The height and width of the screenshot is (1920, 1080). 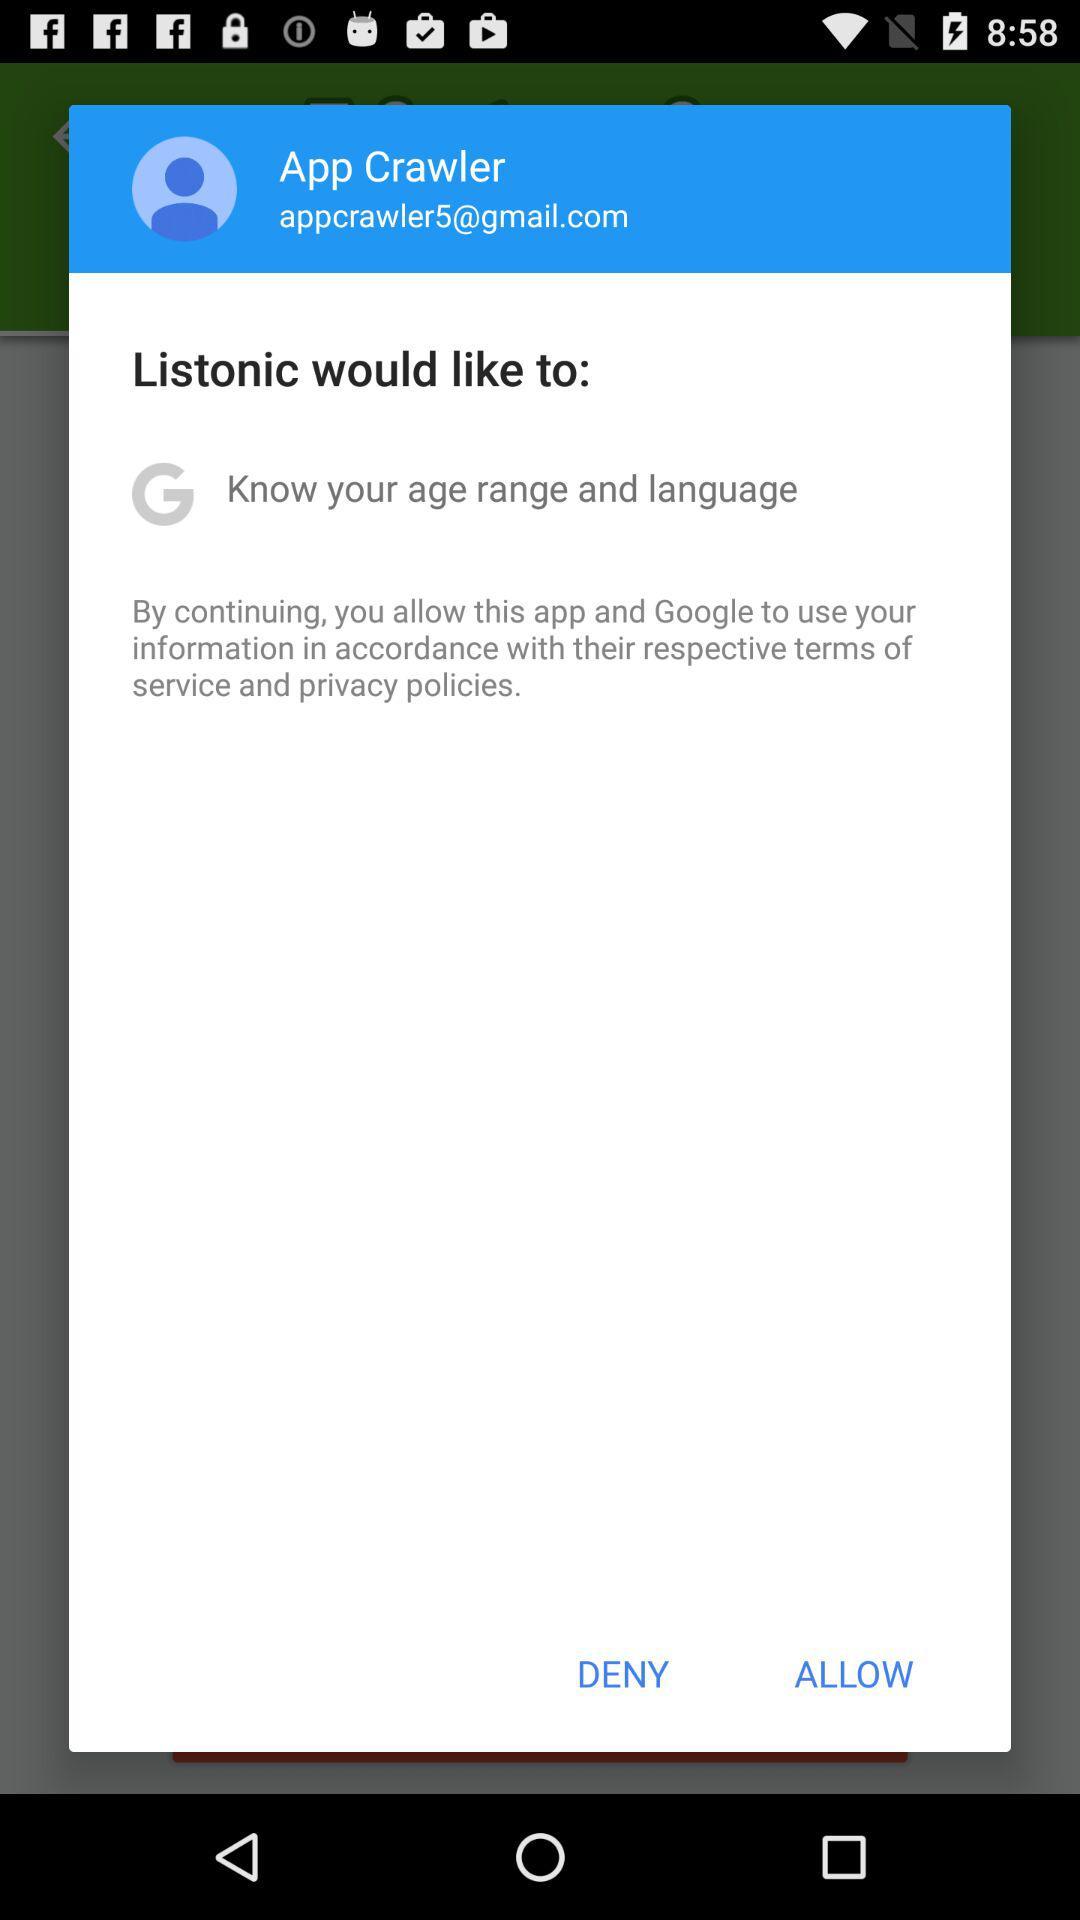 What do you see at coordinates (184, 188) in the screenshot?
I see `the item to the left of the app crawler` at bounding box center [184, 188].